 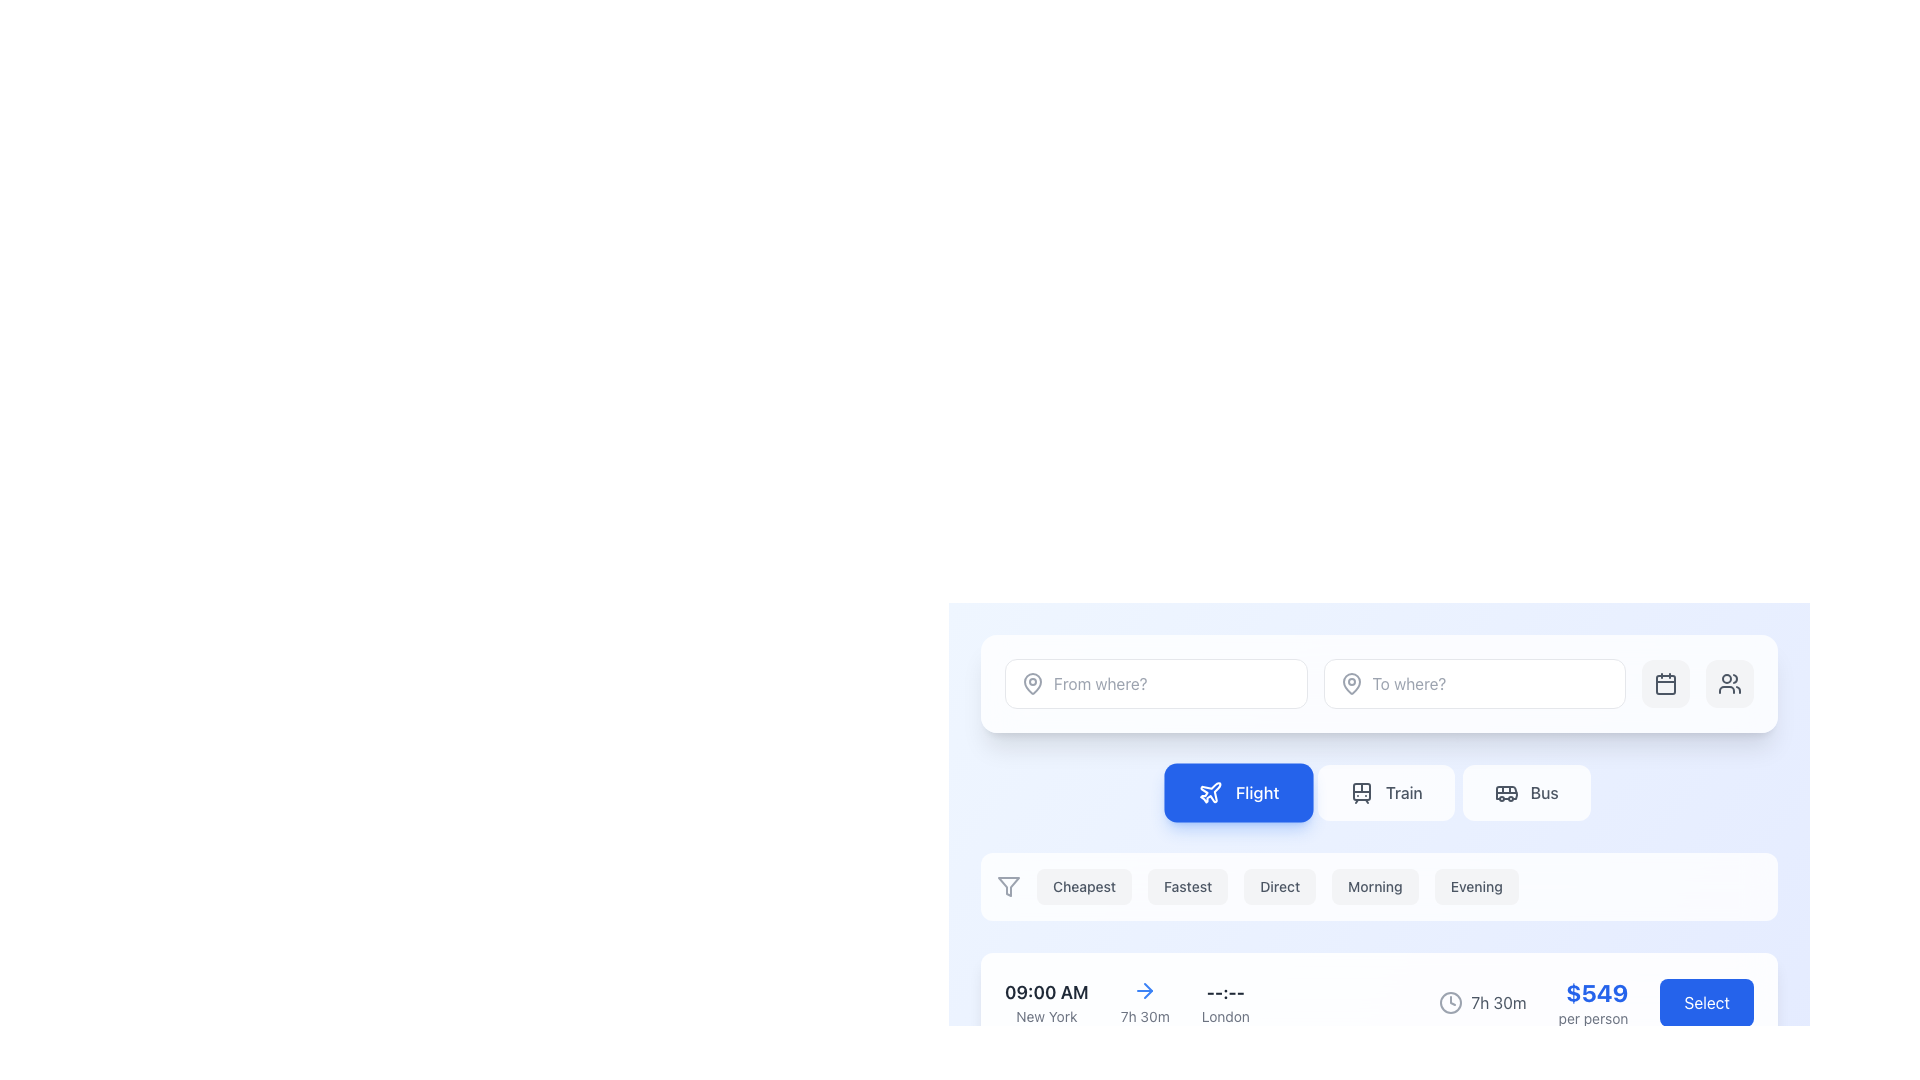 I want to click on the small gray filter icon shaped like a funnel, positioned as the first item in a horizontal list of buttons, so click(x=1008, y=886).